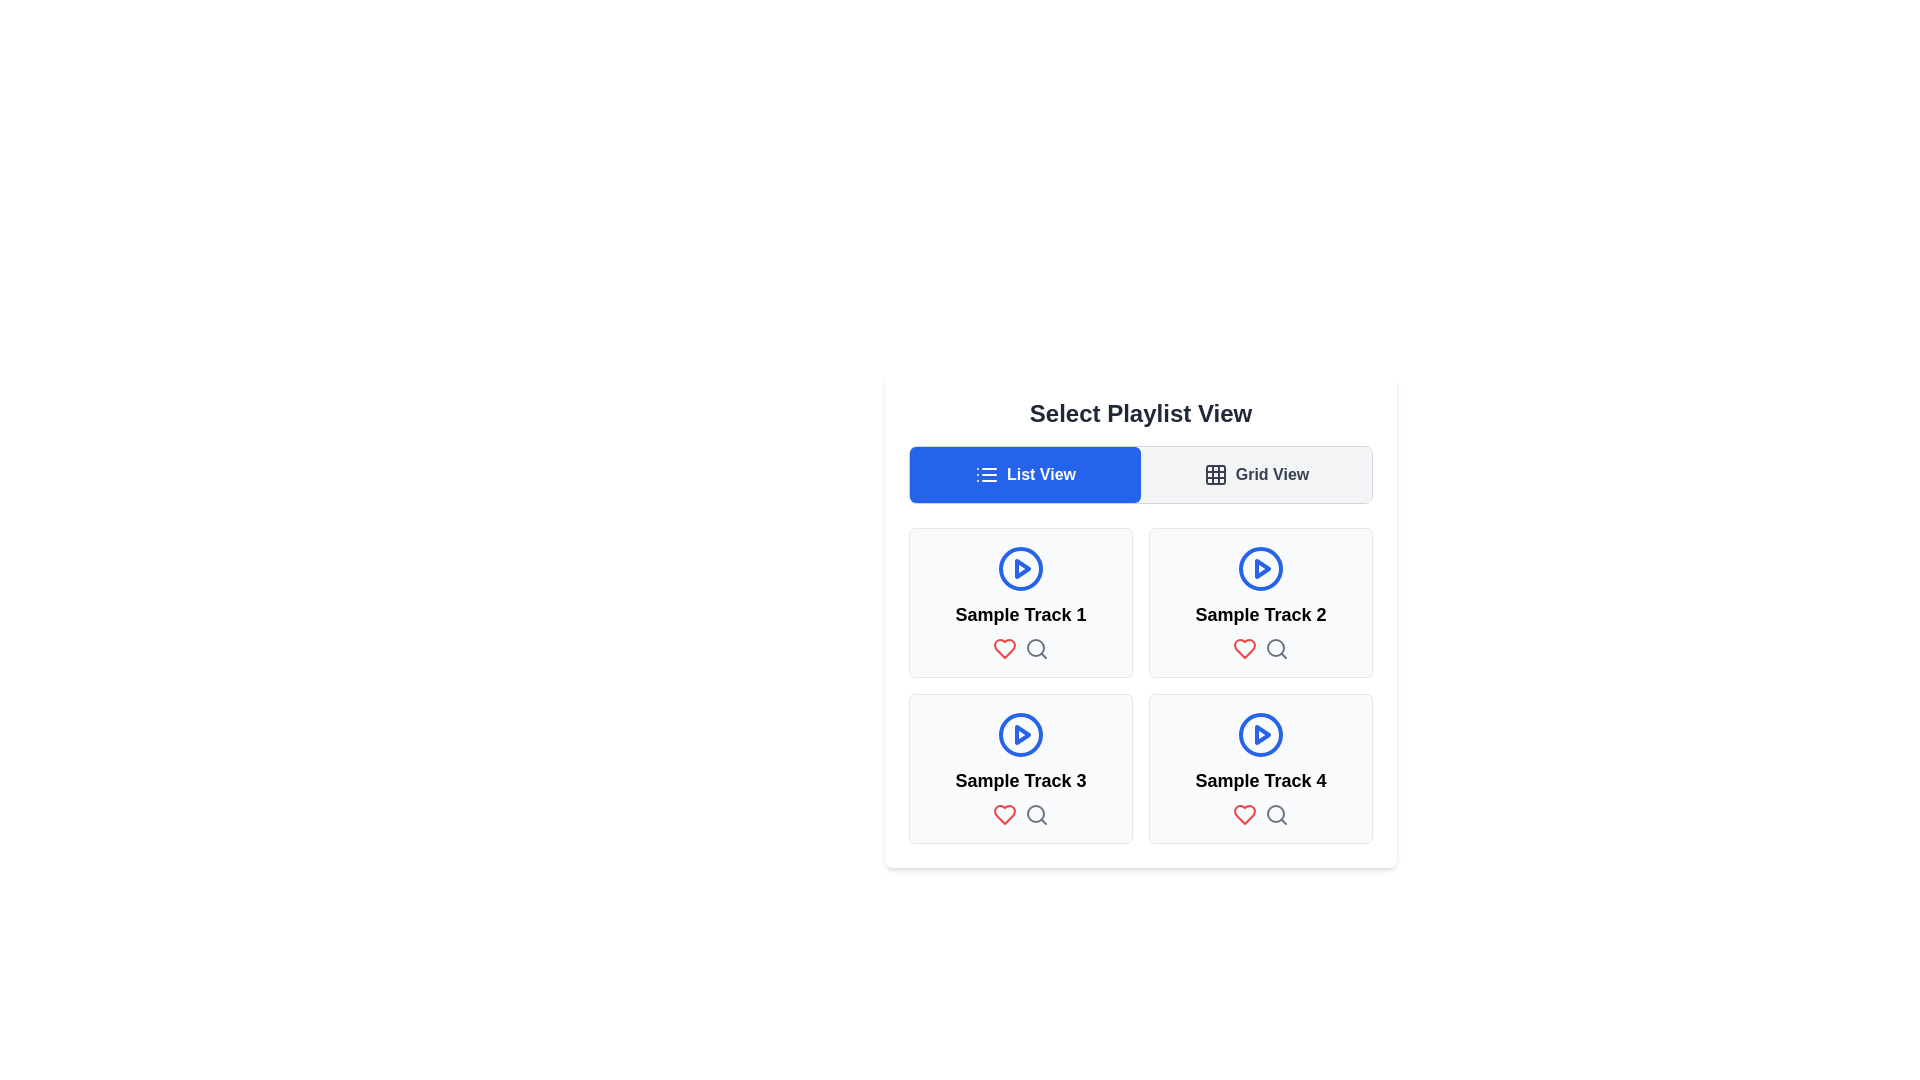 The image size is (1920, 1080). What do you see at coordinates (1004, 814) in the screenshot?
I see `the heart icon button styled in red located directly beneath 'Sample Track 3' to favorite the track` at bounding box center [1004, 814].